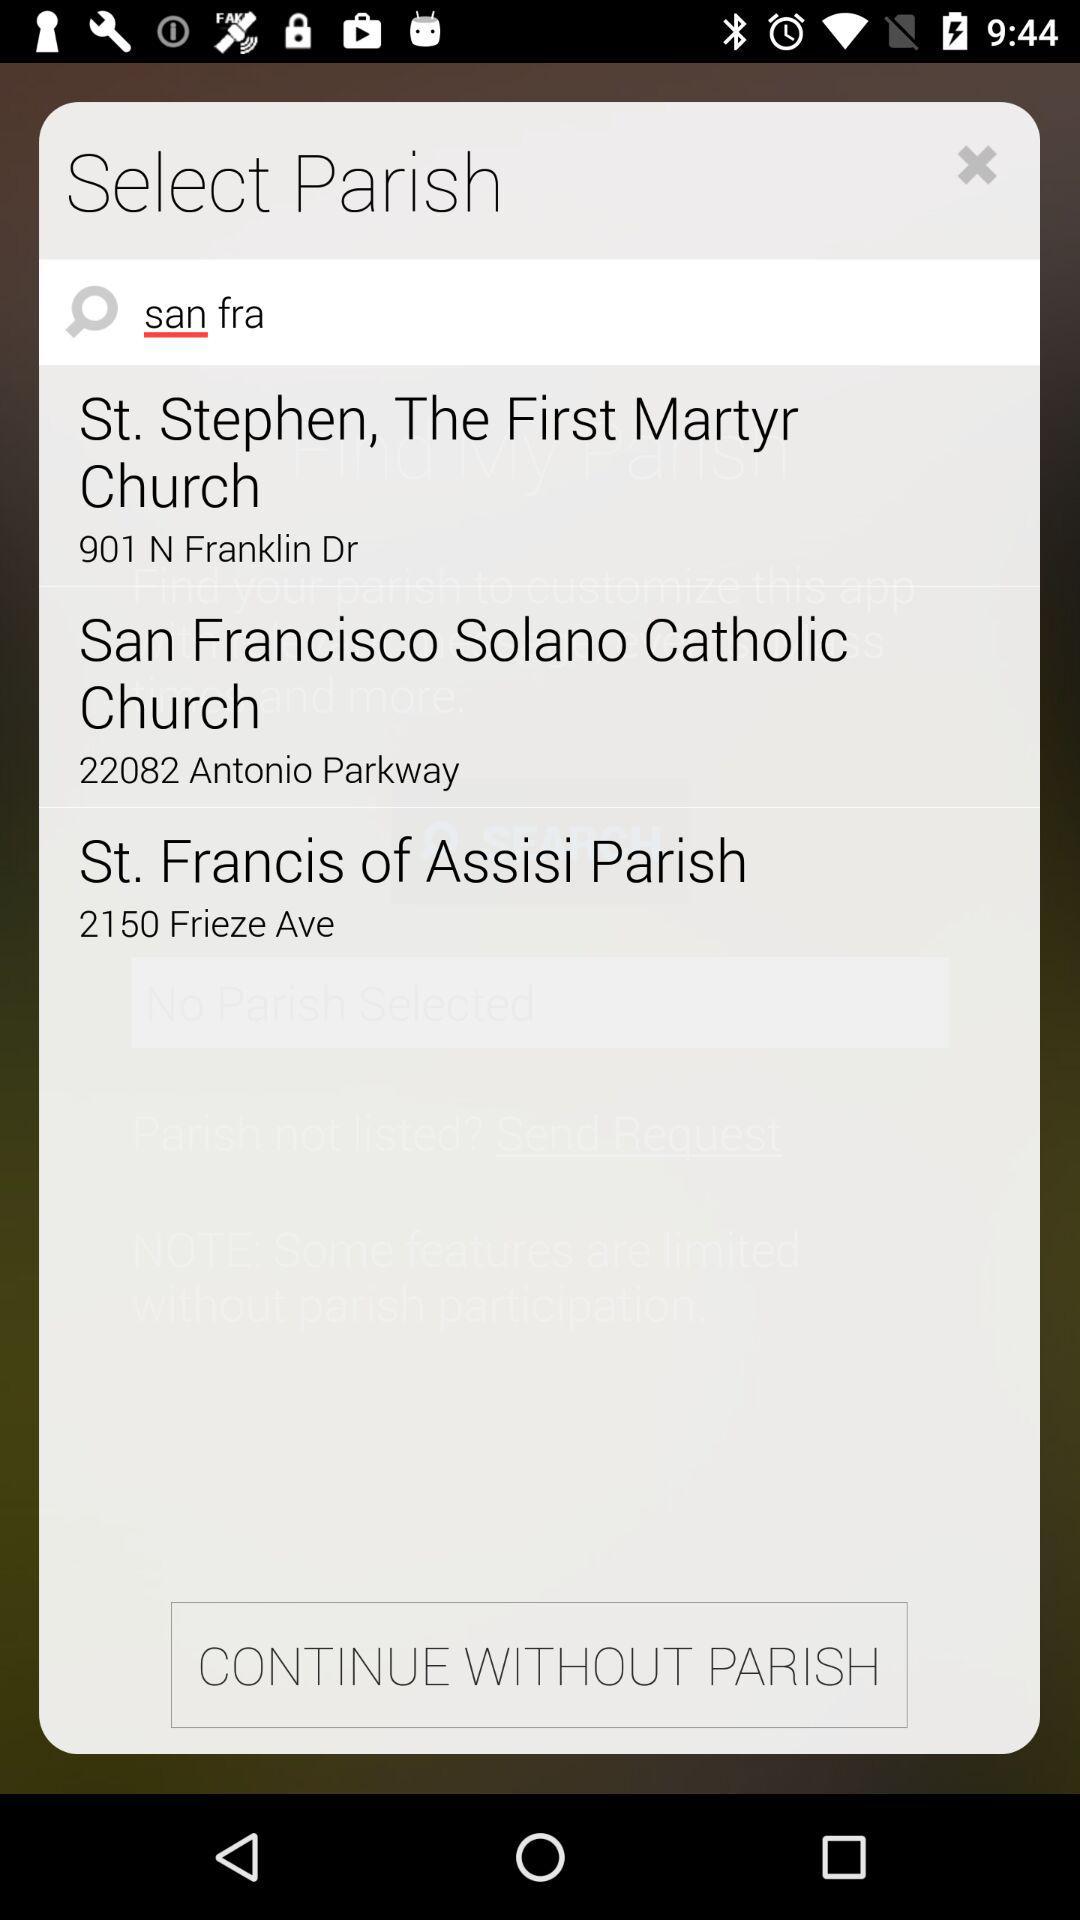 The image size is (1080, 1920). I want to click on icon above the st stephen the icon, so click(538, 311).